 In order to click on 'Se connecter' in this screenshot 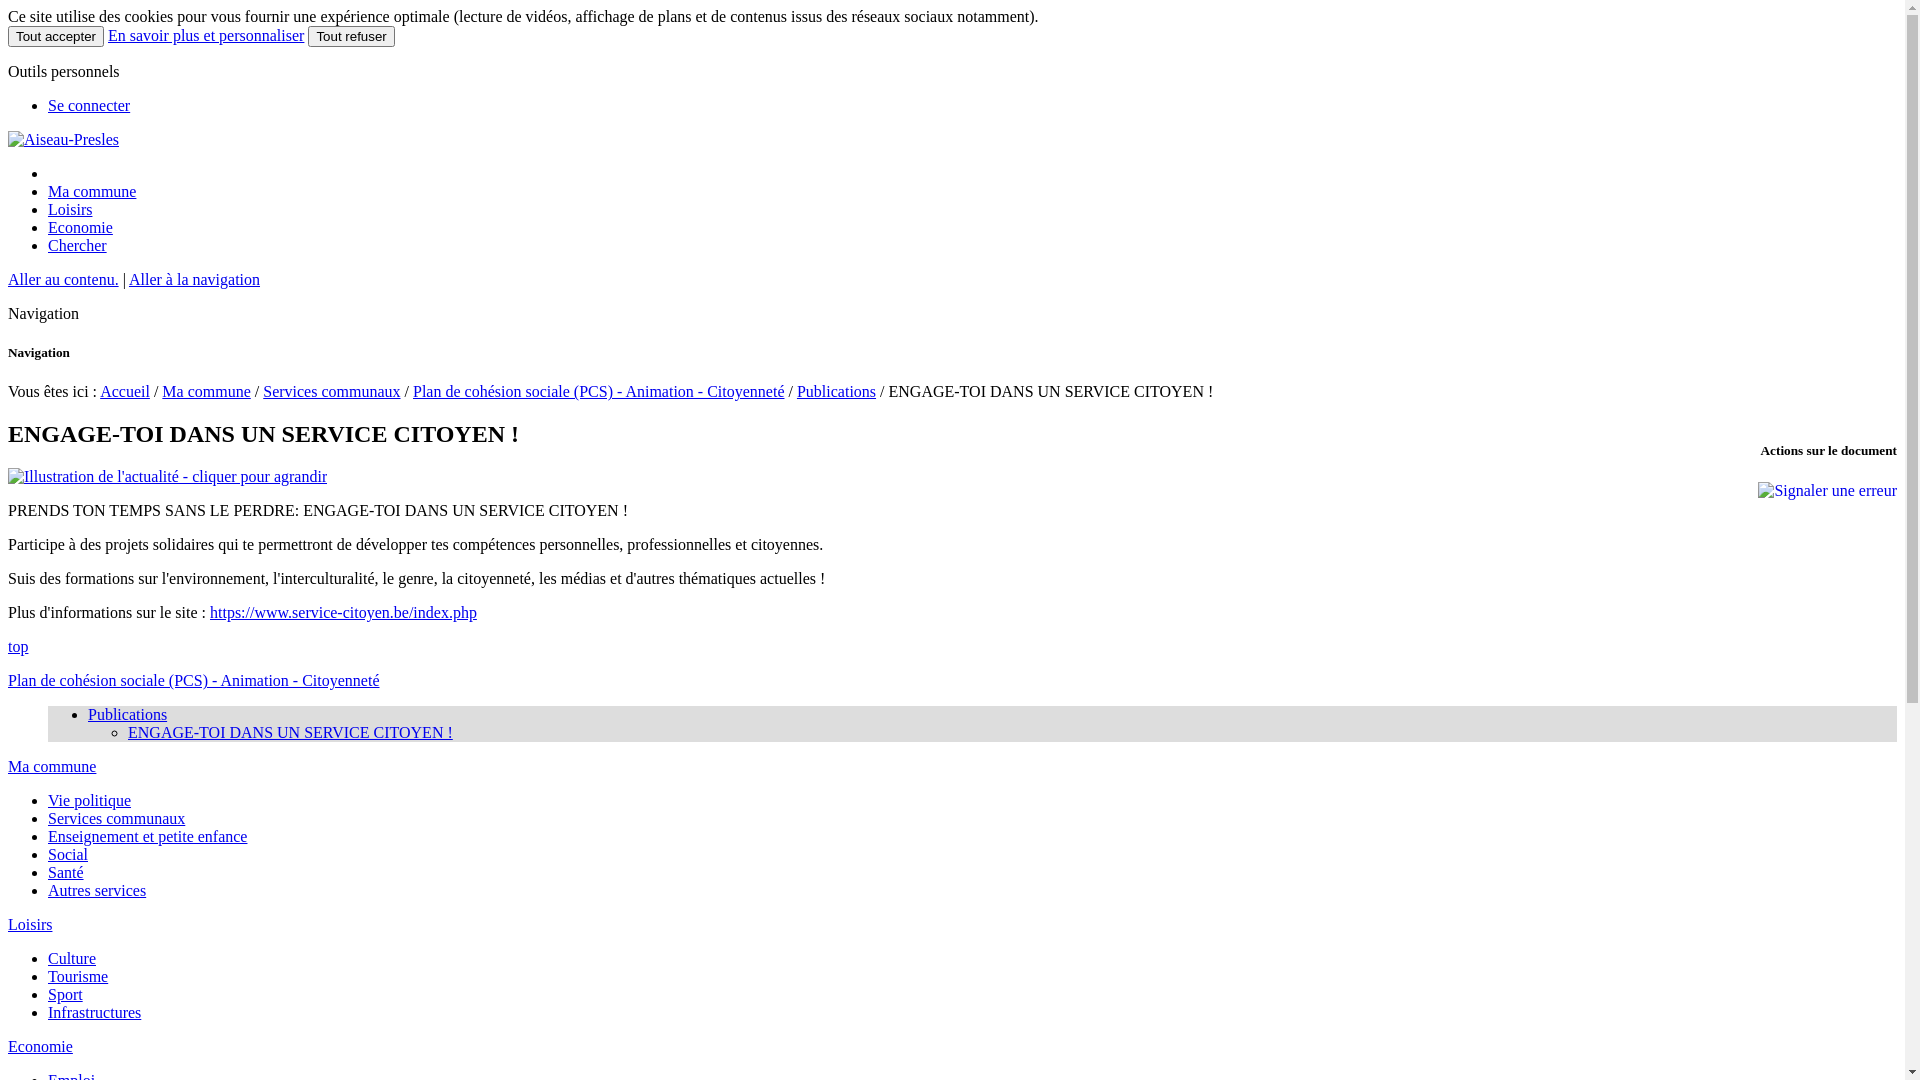, I will do `click(88, 105)`.